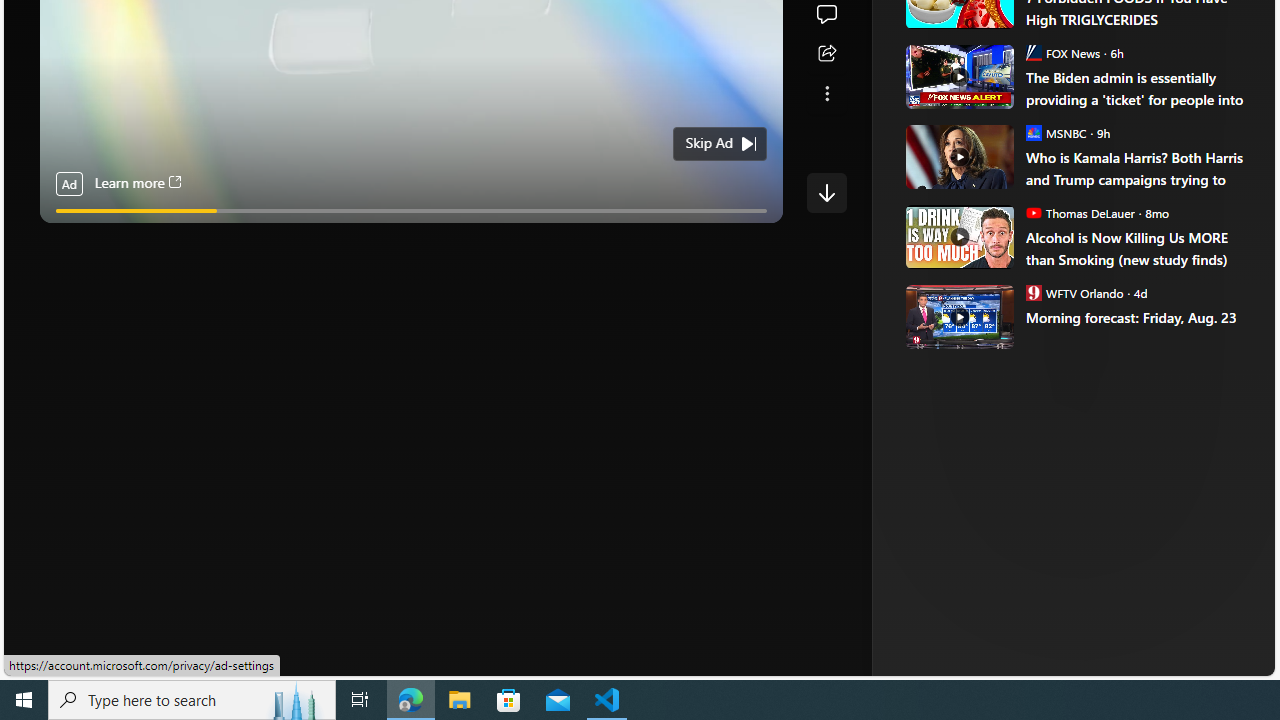 This screenshot has height=720, width=1280. What do you see at coordinates (1073, 292) in the screenshot?
I see `'WFTV Orlando WFTV Orlando'` at bounding box center [1073, 292].